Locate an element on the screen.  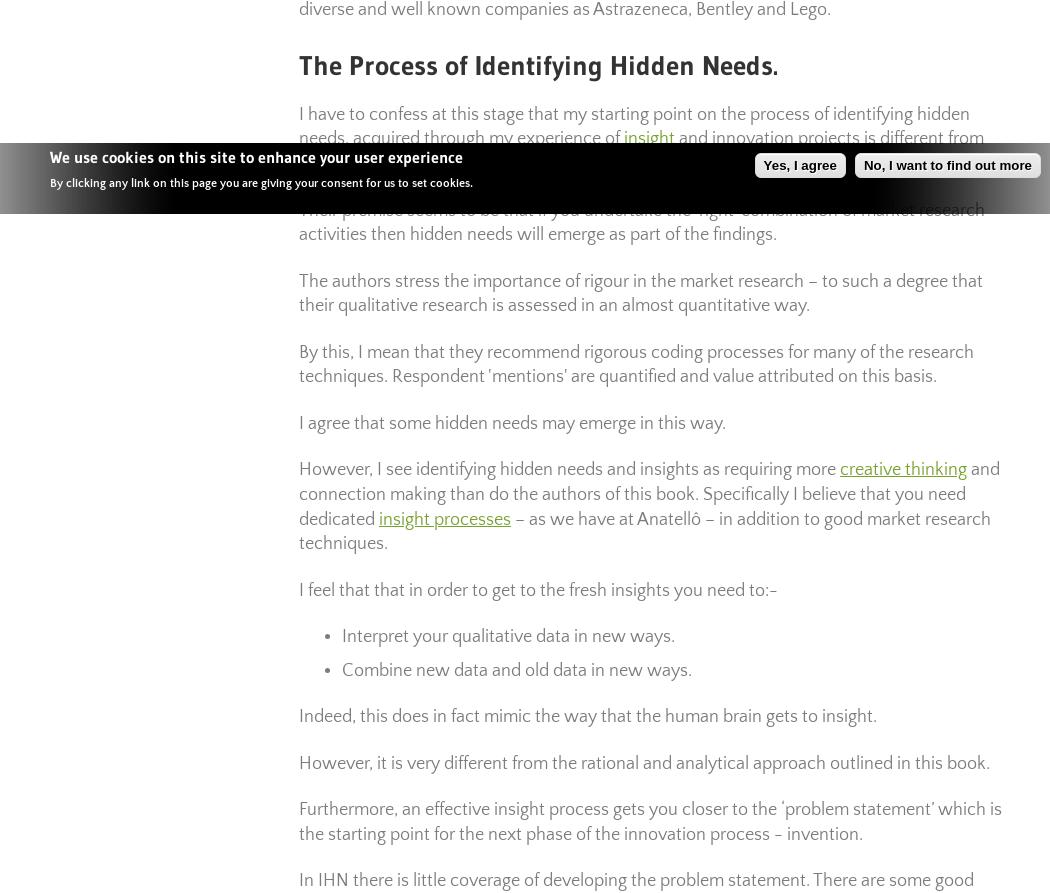
'Furthermore, an effective insight process gets you closer to the ‘problem statement’ which is the starting point for the next phase of the innovation process - invention.' is located at coordinates (649, 820).